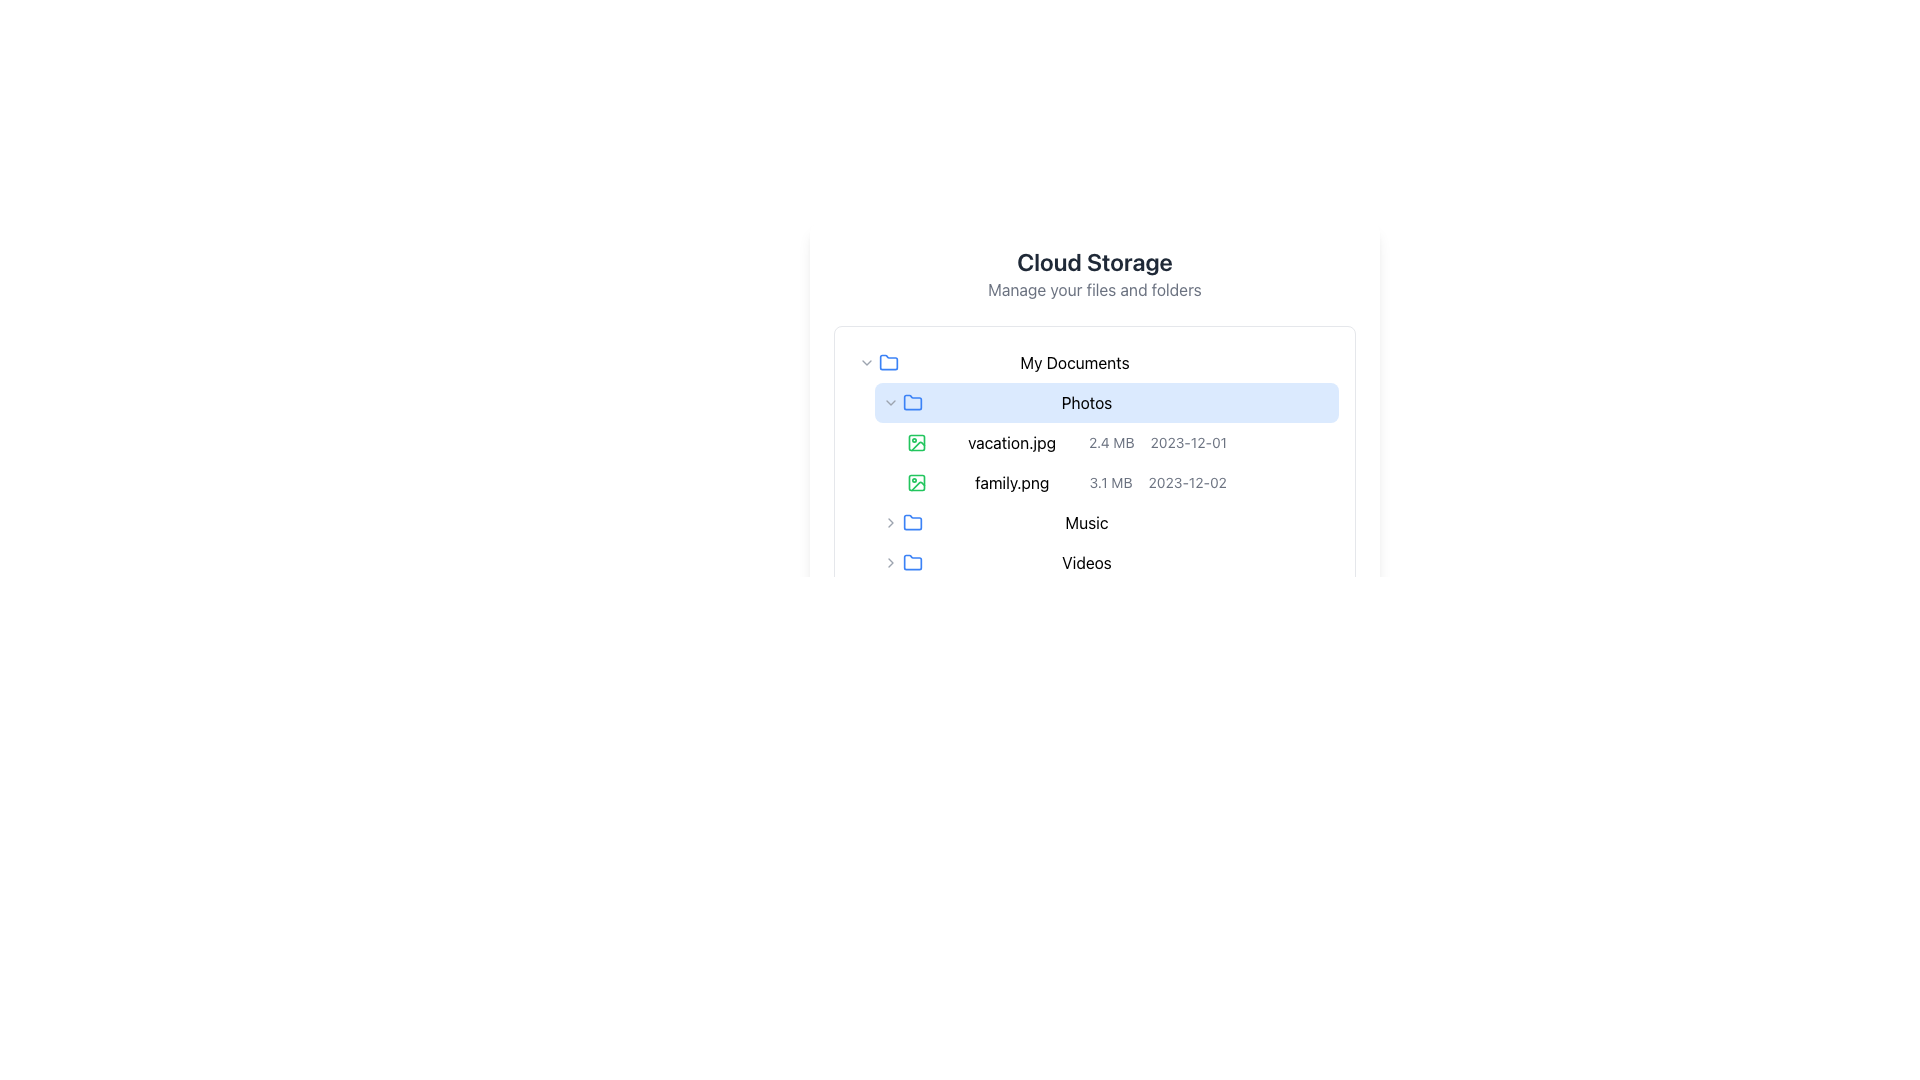 The width and height of the screenshot is (1920, 1080). What do you see at coordinates (1093, 563) in the screenshot?
I see `the 'Videos' text label located at the bottom of the file browser interface, beneath 'Music'` at bounding box center [1093, 563].